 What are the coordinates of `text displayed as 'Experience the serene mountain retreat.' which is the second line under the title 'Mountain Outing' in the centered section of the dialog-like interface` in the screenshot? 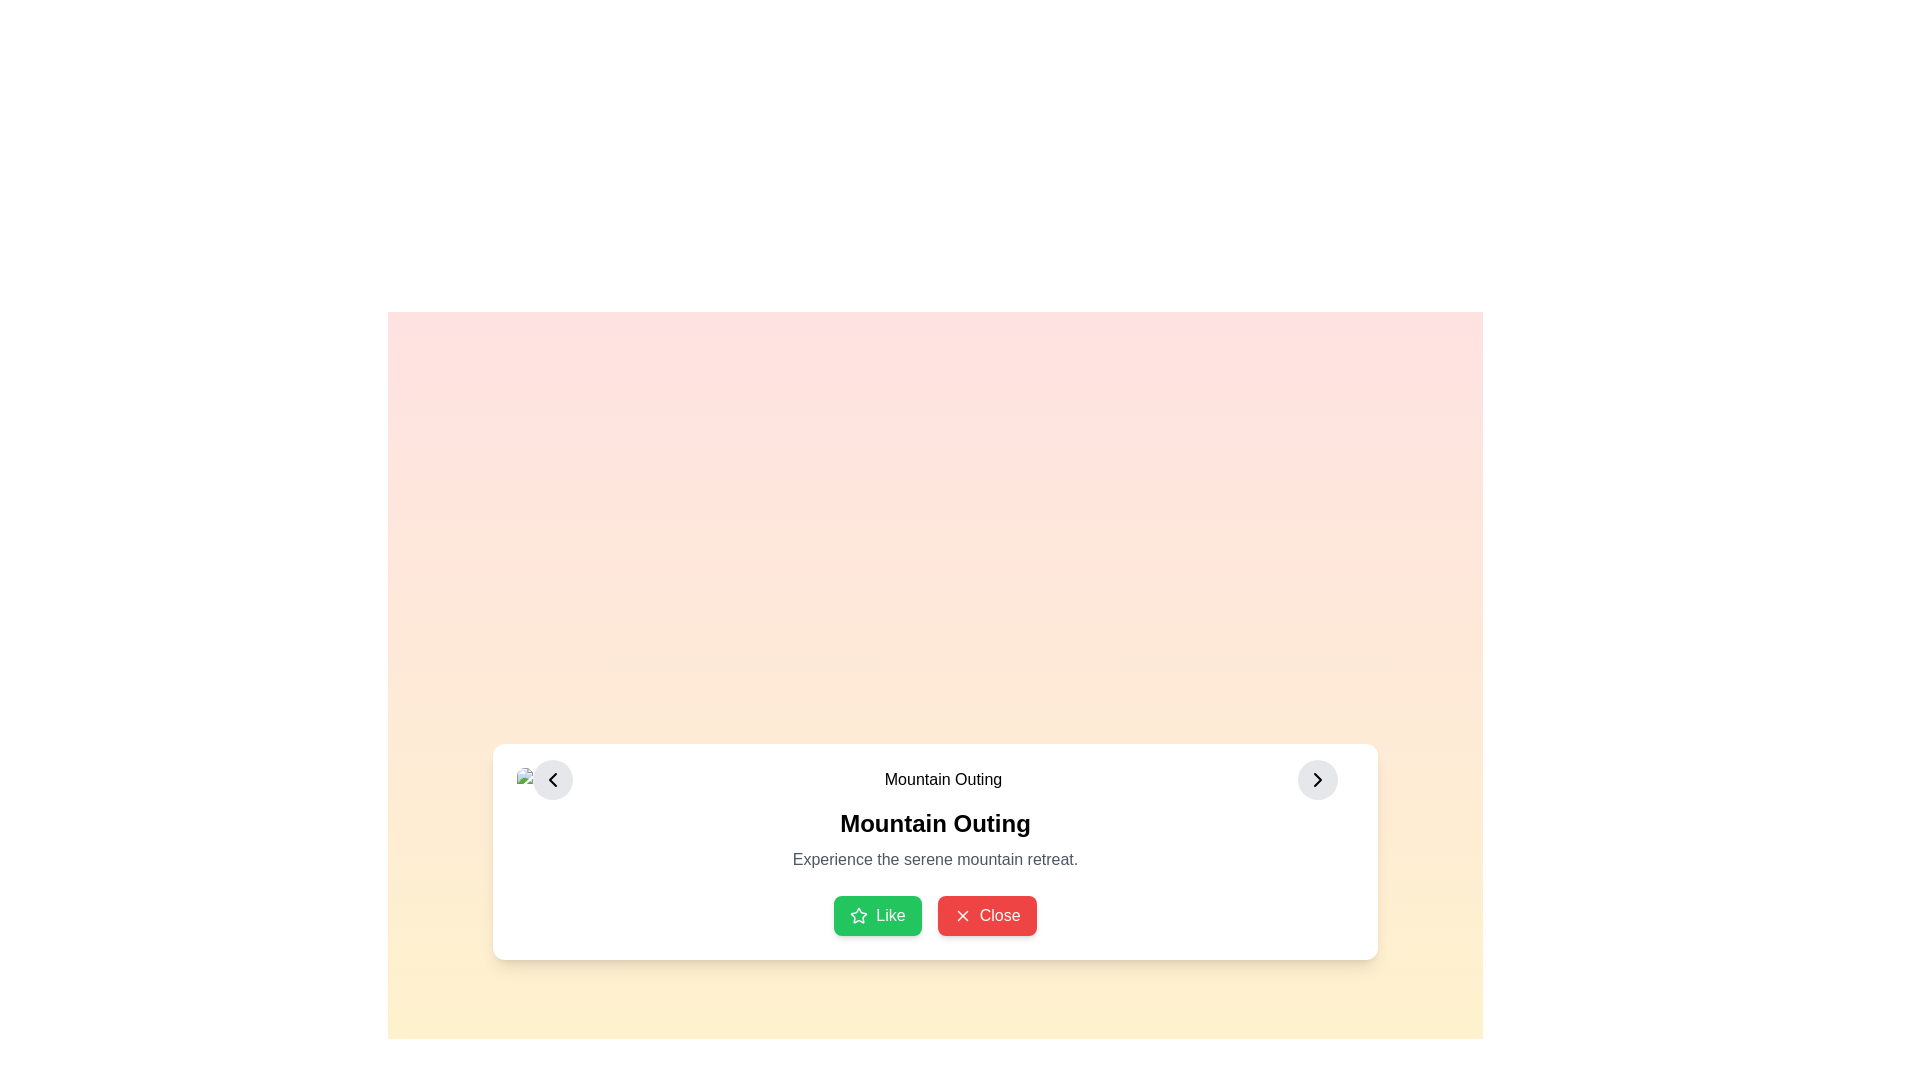 It's located at (934, 859).